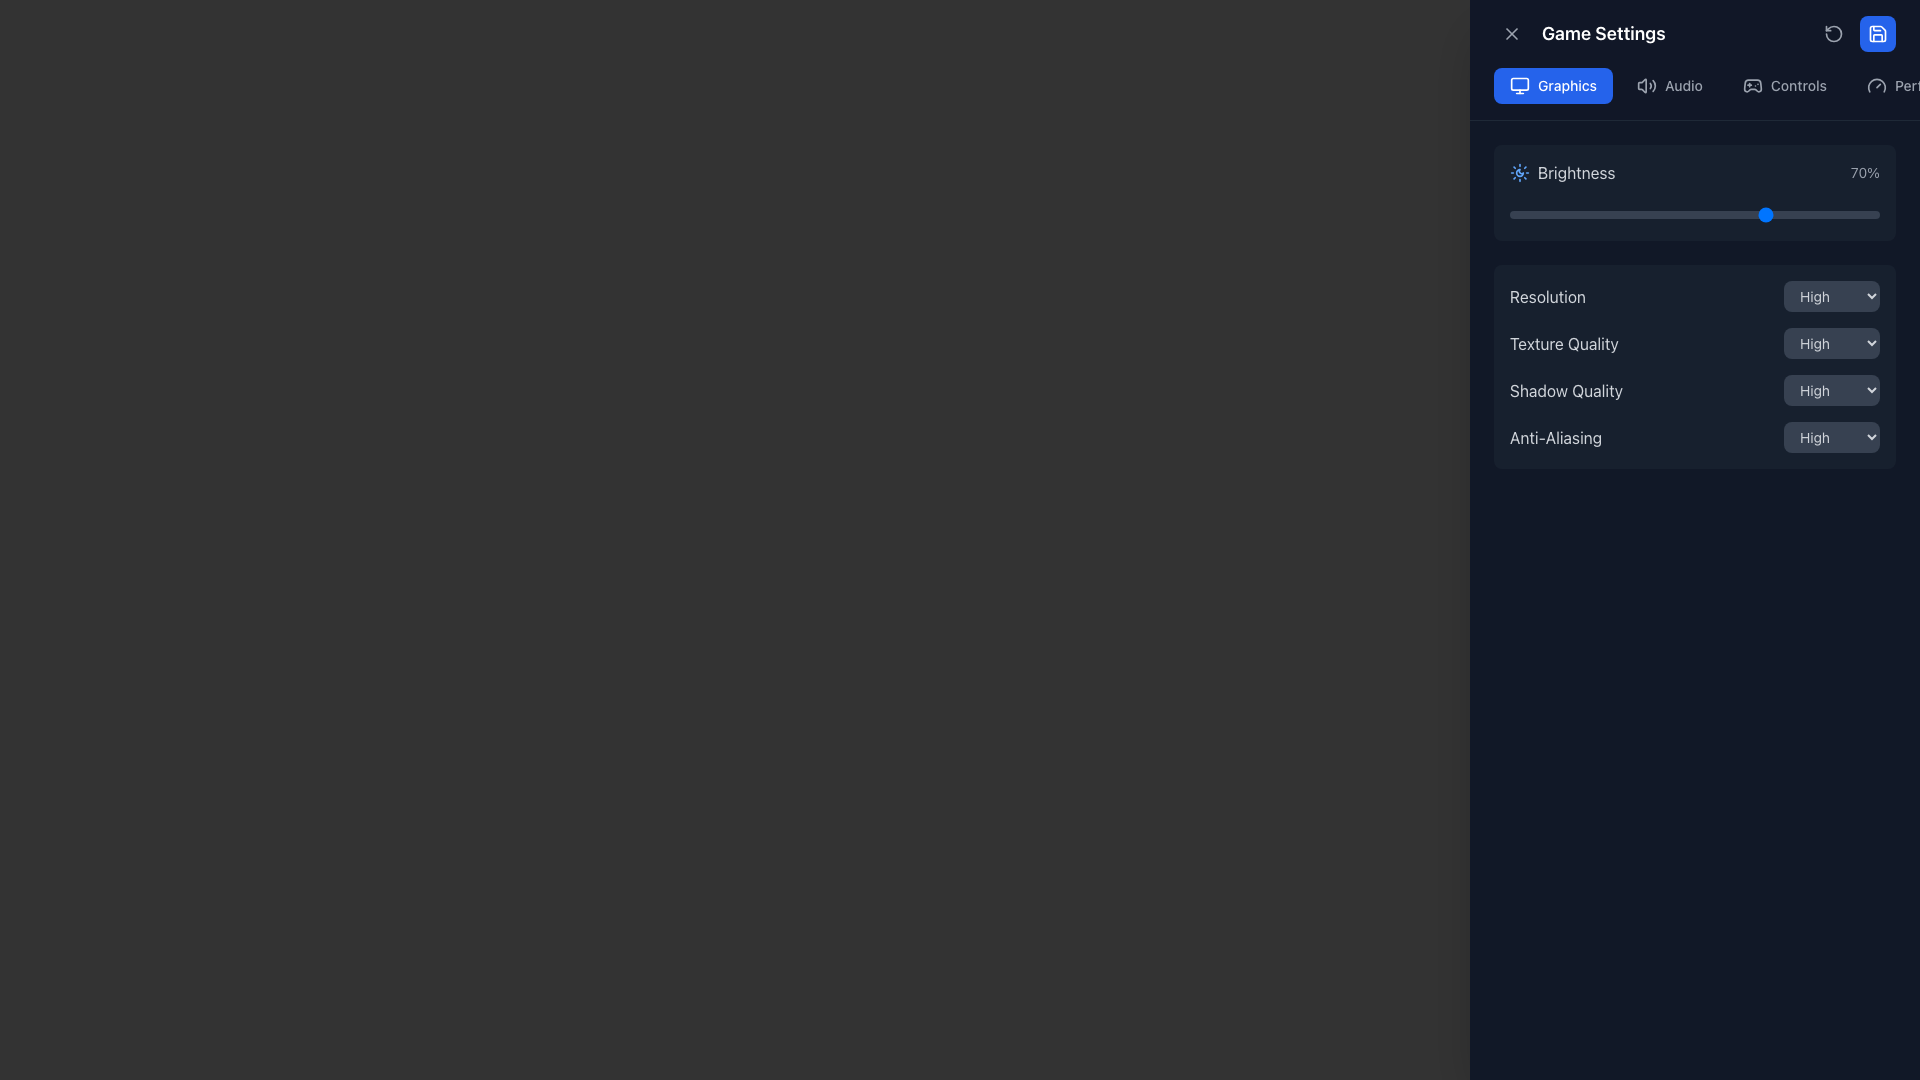 This screenshot has width=1920, height=1080. I want to click on the brightness level, so click(1701, 215).